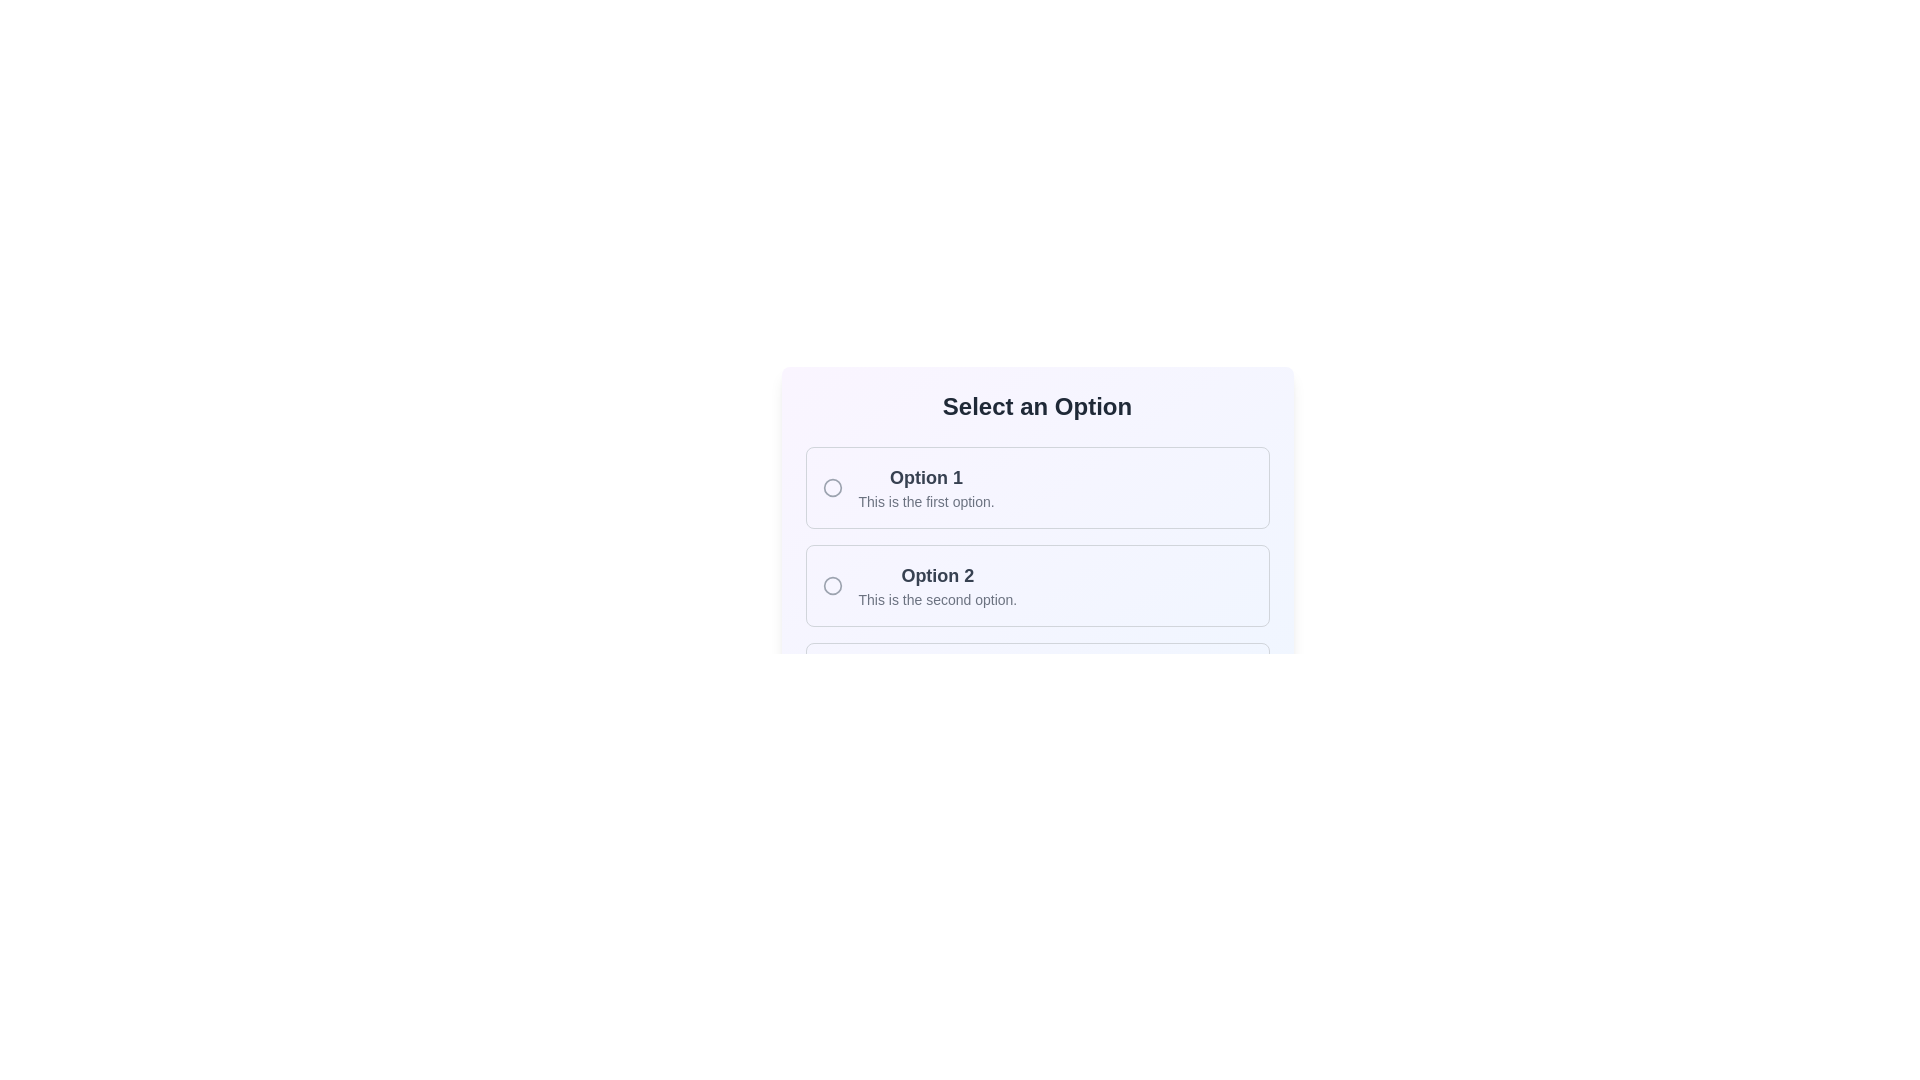 This screenshot has height=1080, width=1920. I want to click on the second selectable option in the list titled 'Select an Option', which is highlighted and reads 'This is the second option.', so click(1037, 558).